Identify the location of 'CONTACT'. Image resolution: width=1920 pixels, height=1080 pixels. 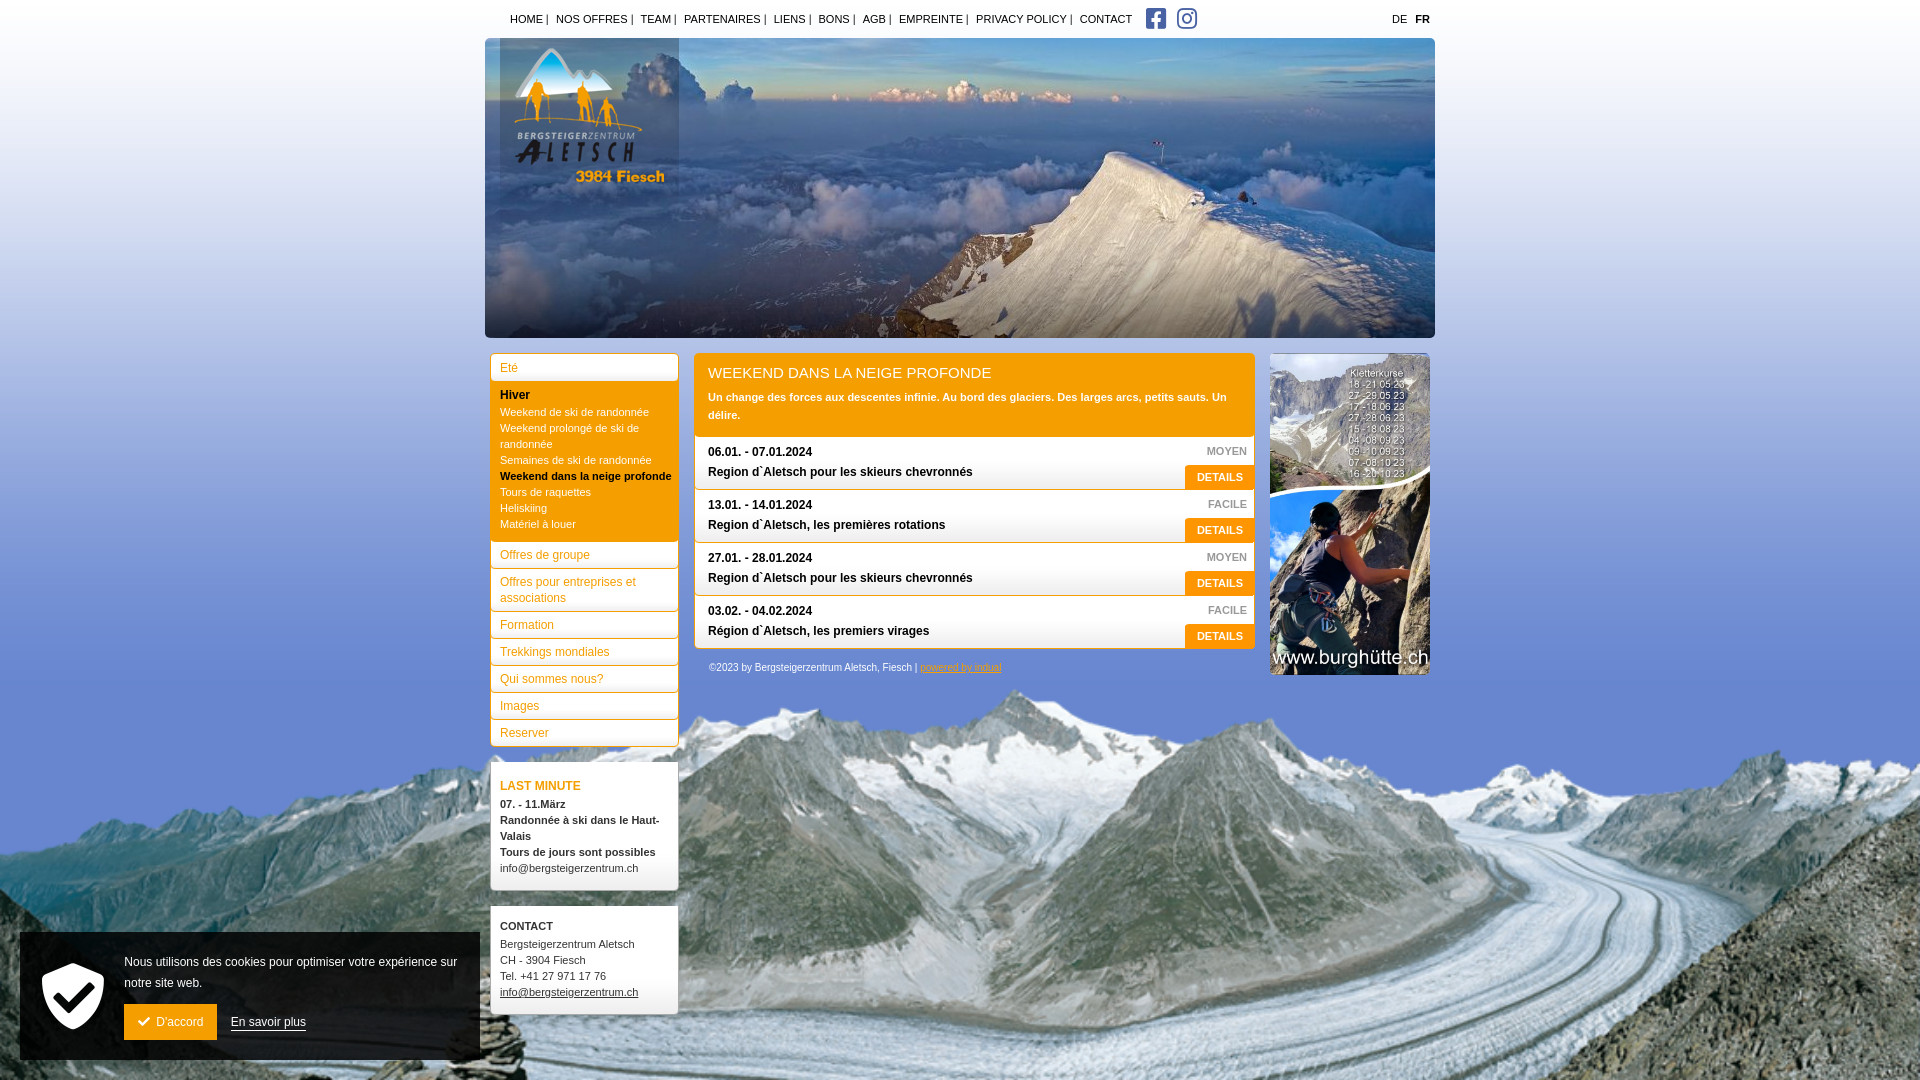
(1101, 19).